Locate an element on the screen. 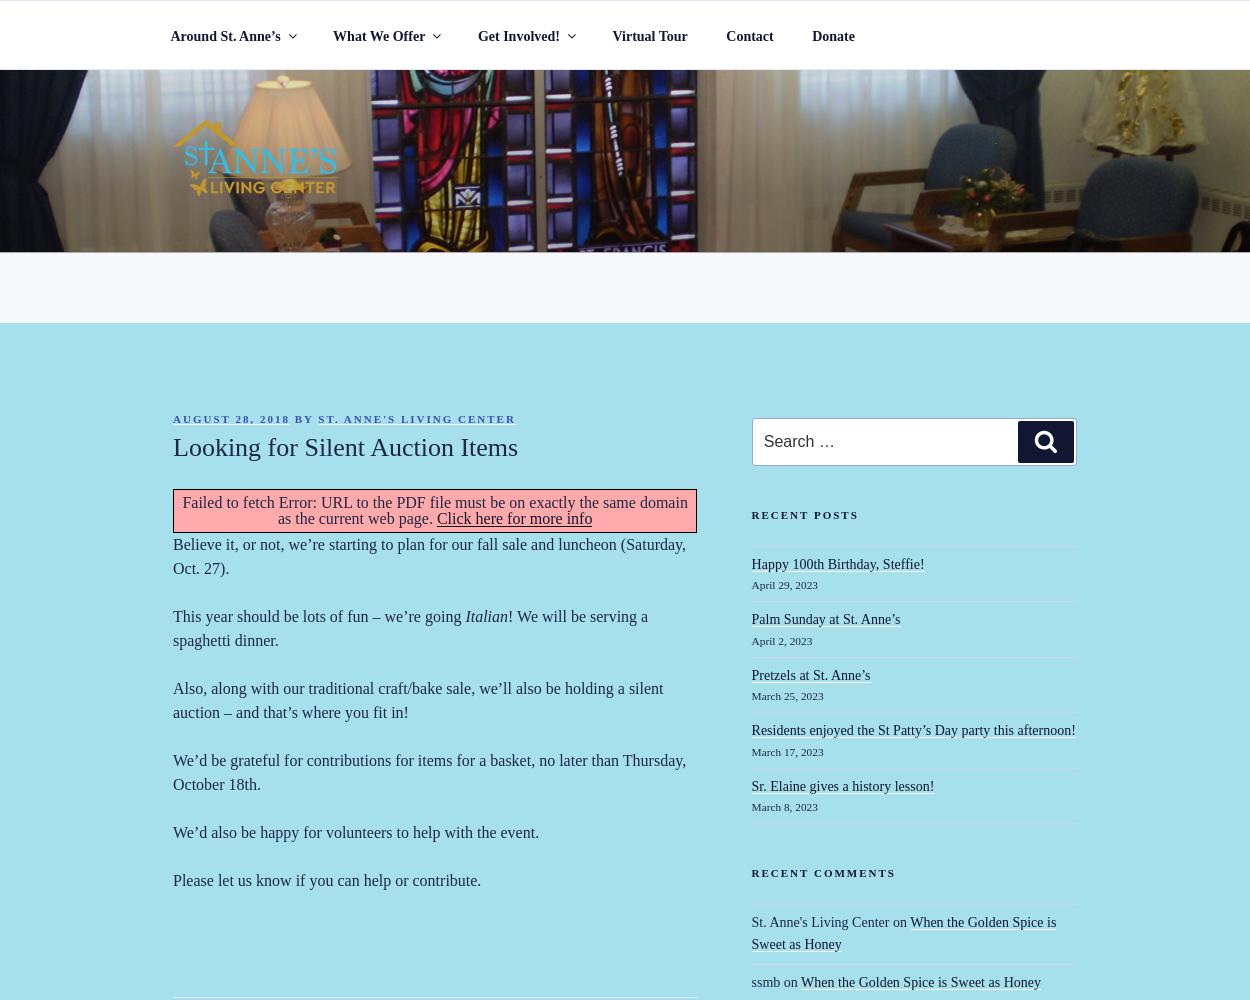 The height and width of the screenshot is (1000, 1250). 'We’d also be happy for volunteers to help with the event.' is located at coordinates (355, 831).